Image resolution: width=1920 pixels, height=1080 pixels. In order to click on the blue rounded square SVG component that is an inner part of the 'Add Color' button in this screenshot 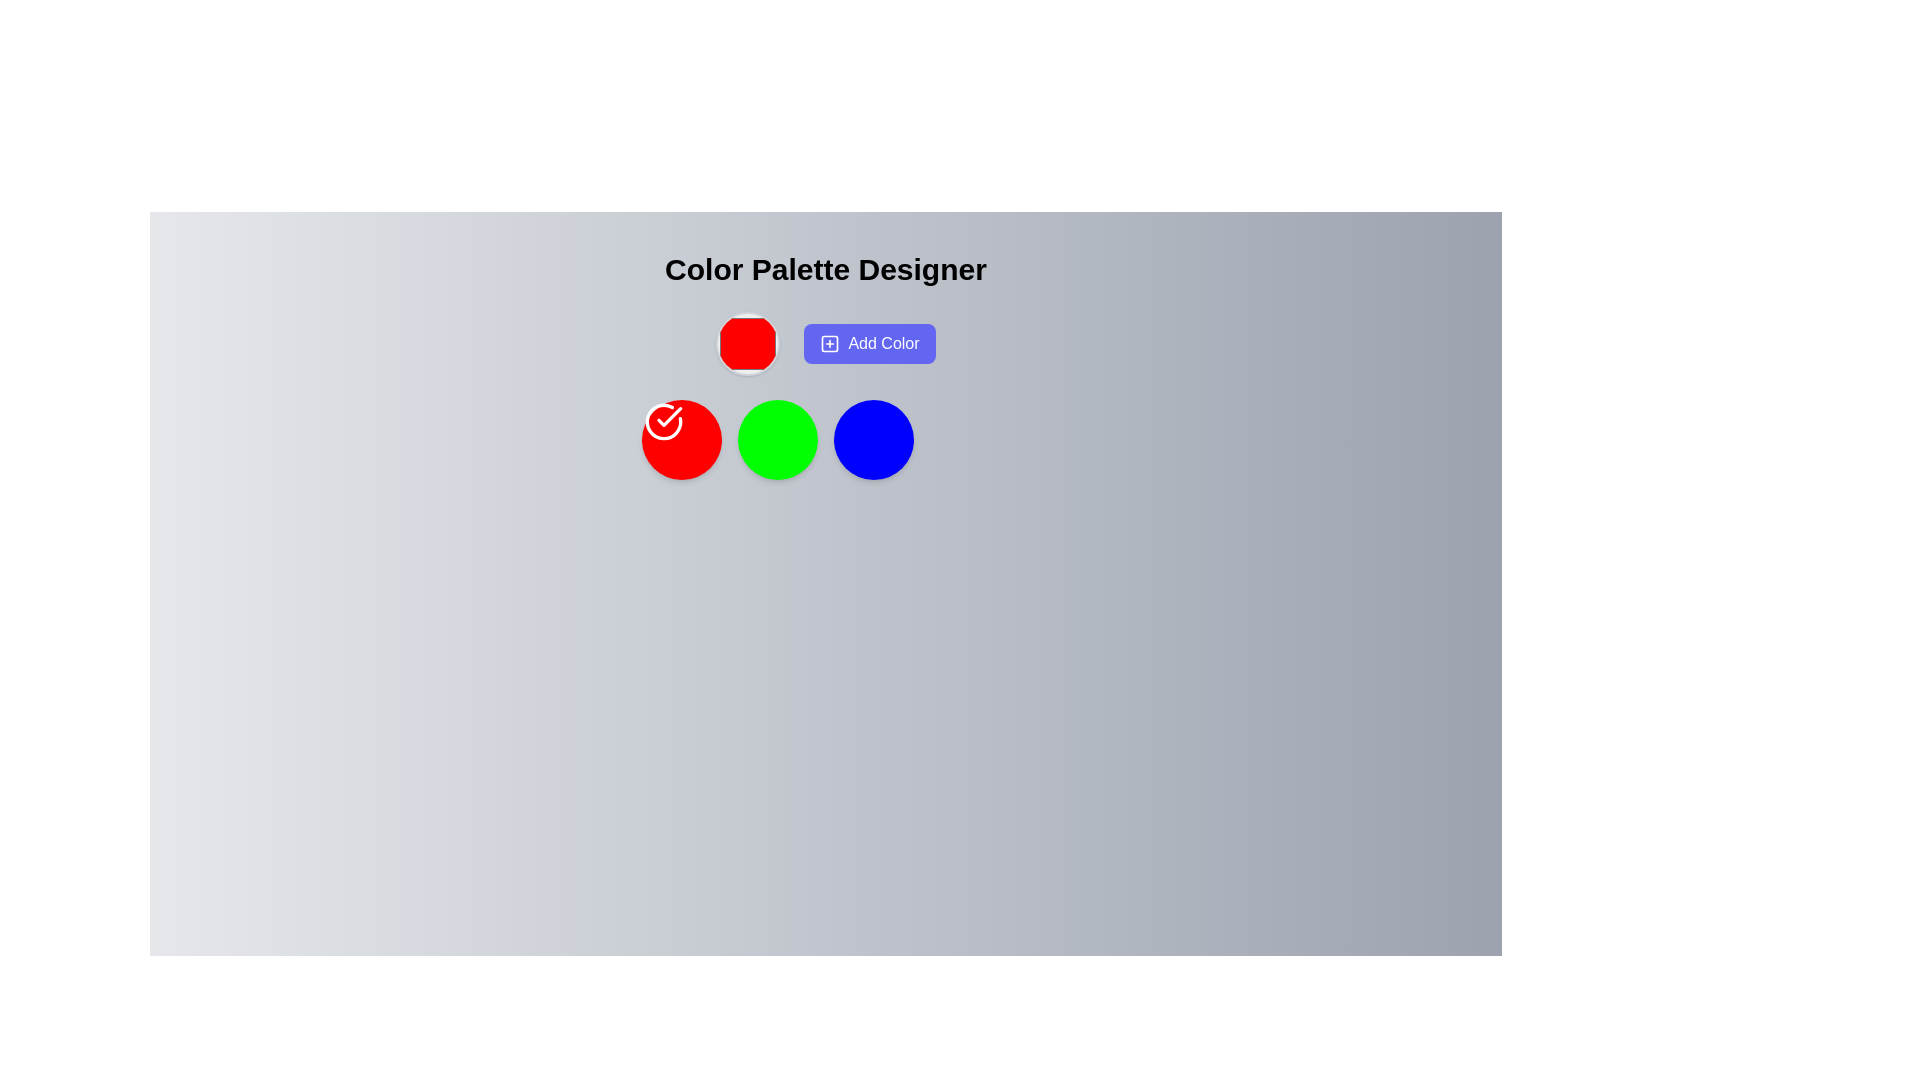, I will do `click(830, 342)`.